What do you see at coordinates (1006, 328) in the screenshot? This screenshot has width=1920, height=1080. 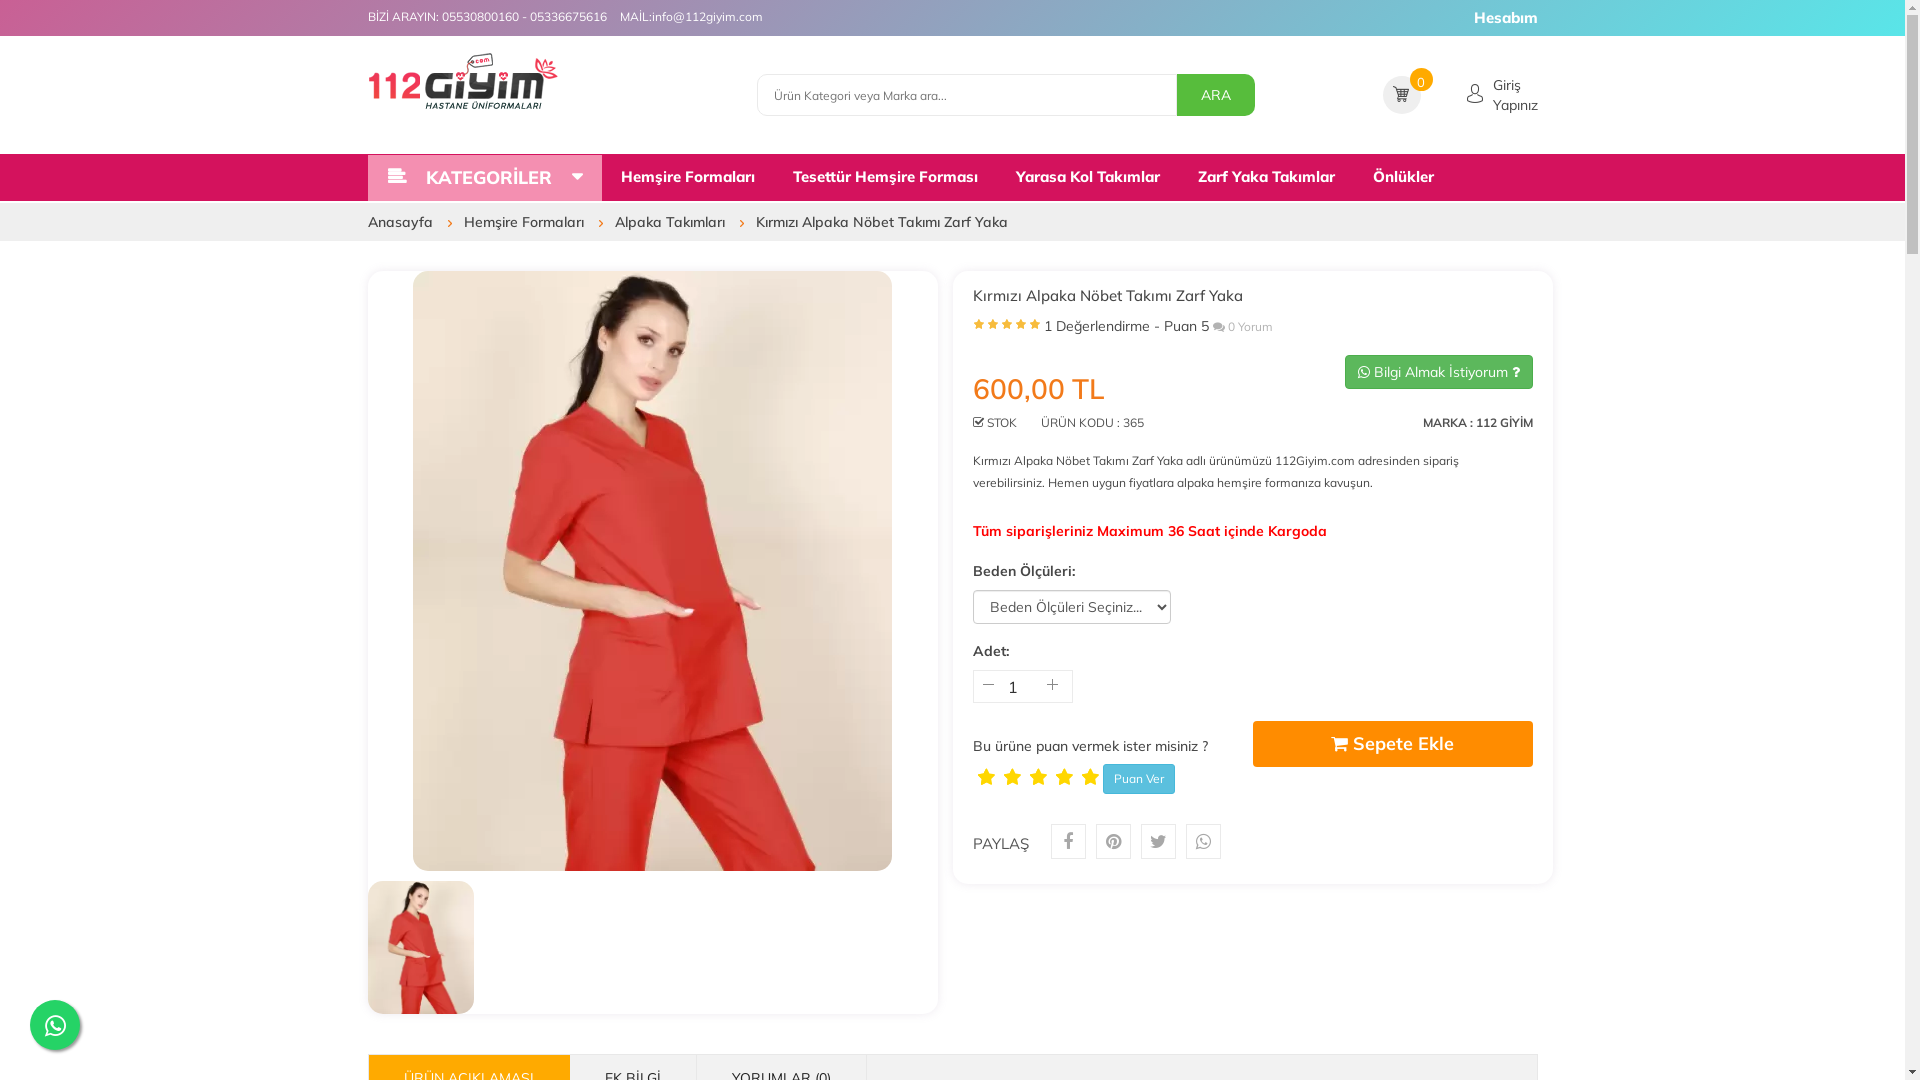 I see `'1 oy verildi Oy:5.0'` at bounding box center [1006, 328].